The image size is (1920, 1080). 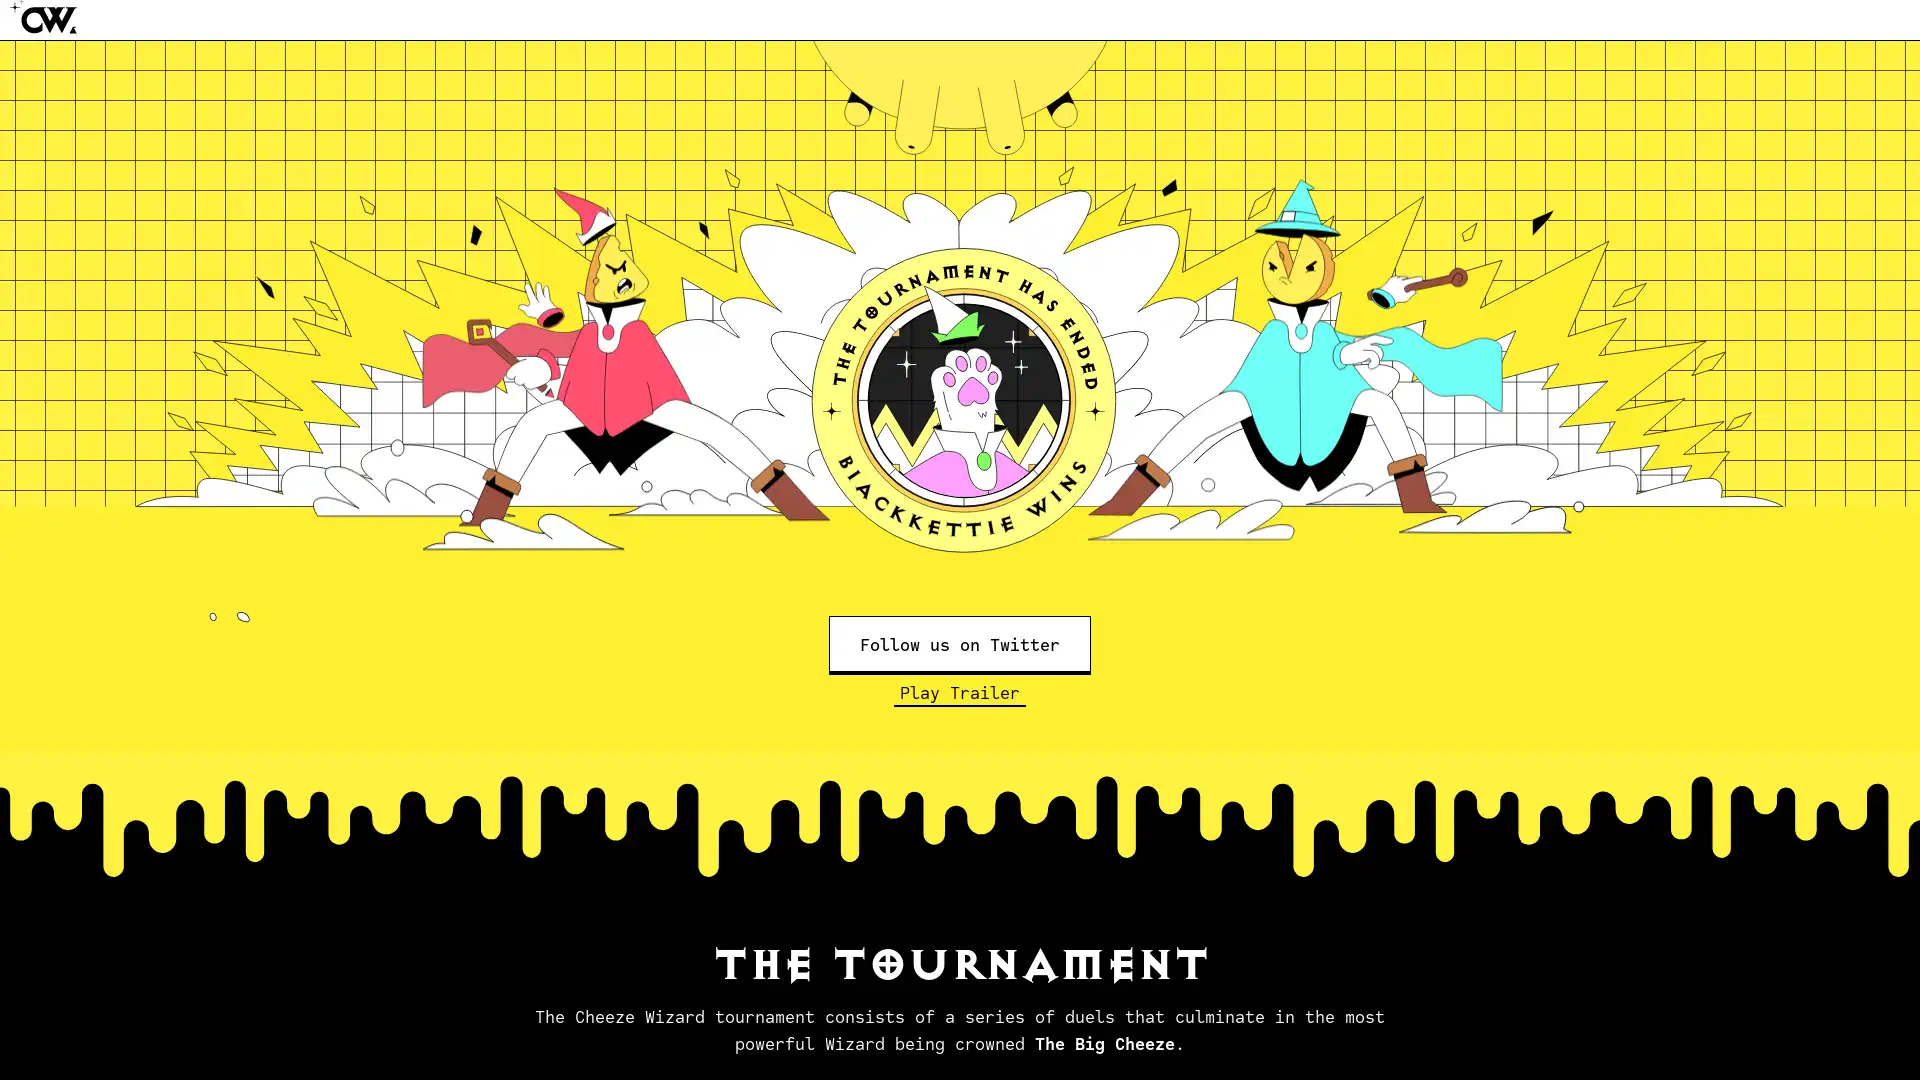 What do you see at coordinates (960, 693) in the screenshot?
I see `Play Trailer` at bounding box center [960, 693].